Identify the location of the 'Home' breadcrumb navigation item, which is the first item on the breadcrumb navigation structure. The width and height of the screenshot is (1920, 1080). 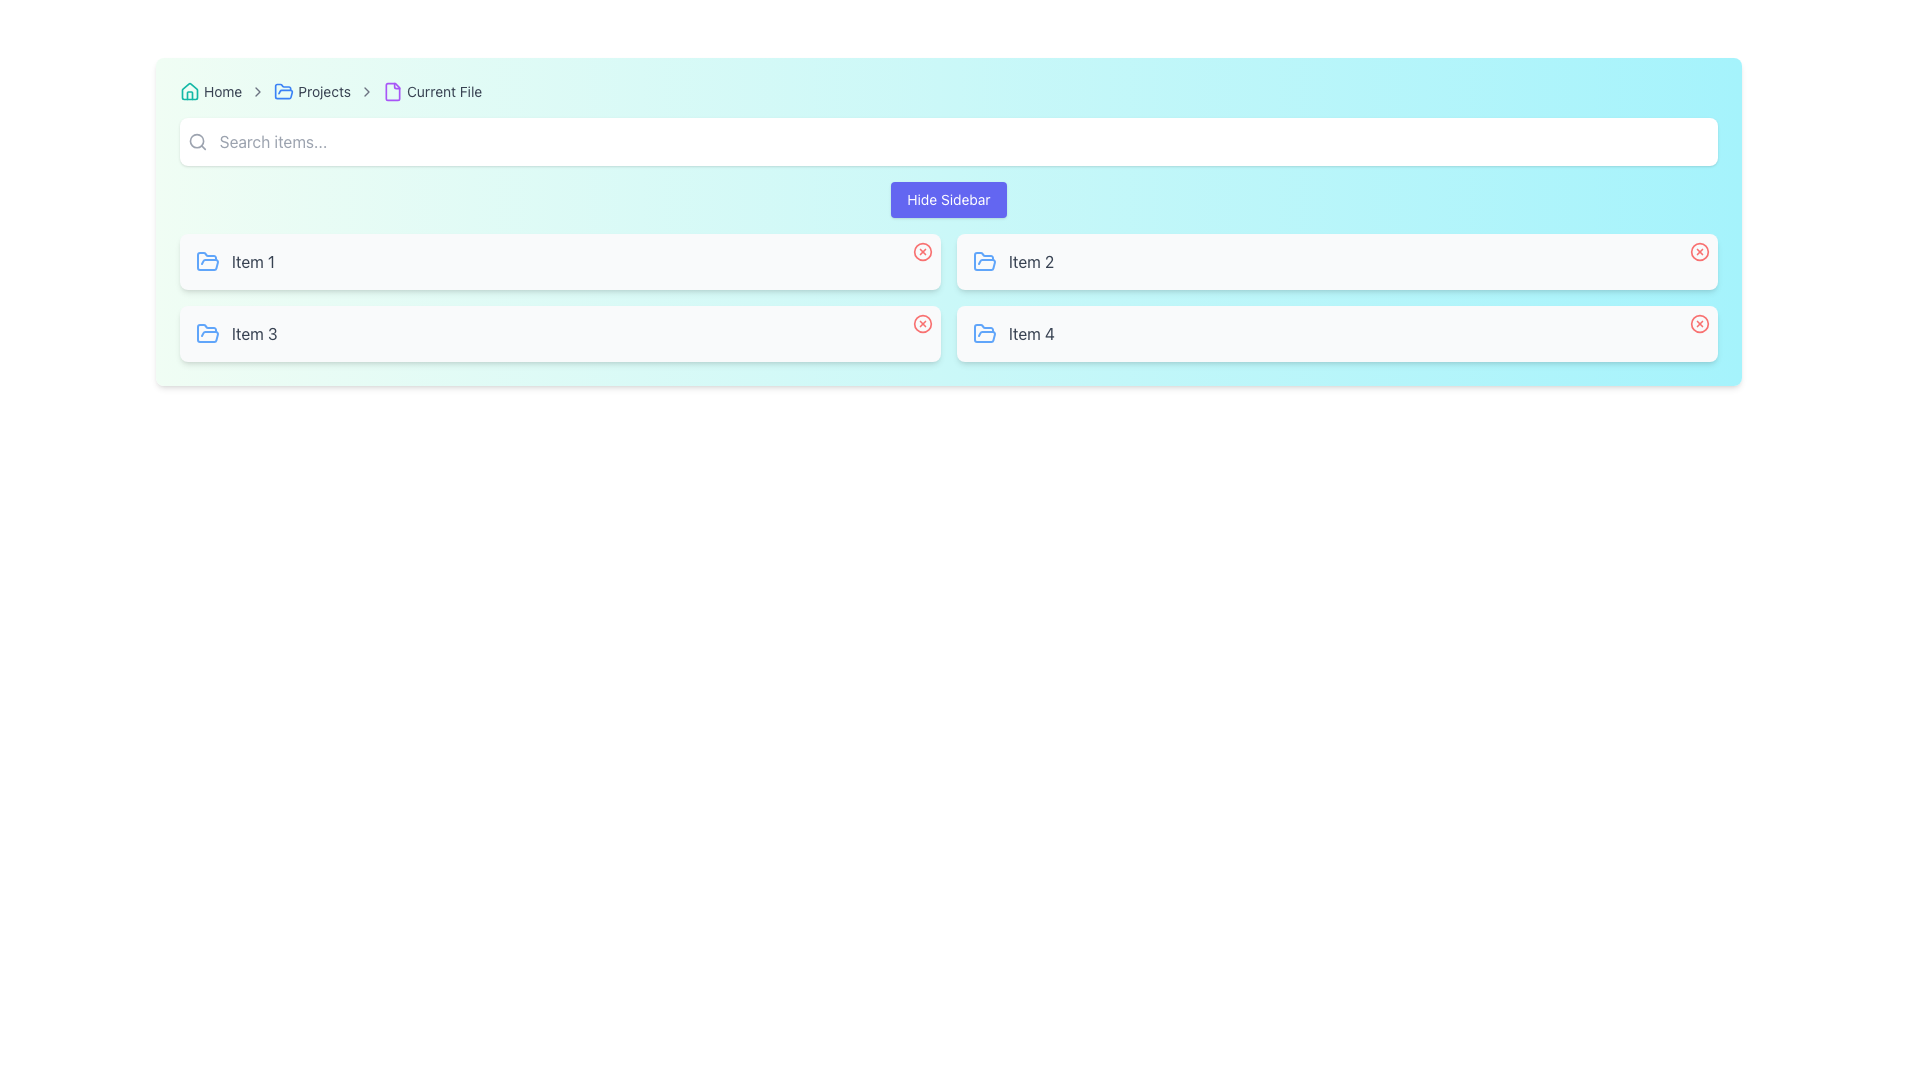
(211, 92).